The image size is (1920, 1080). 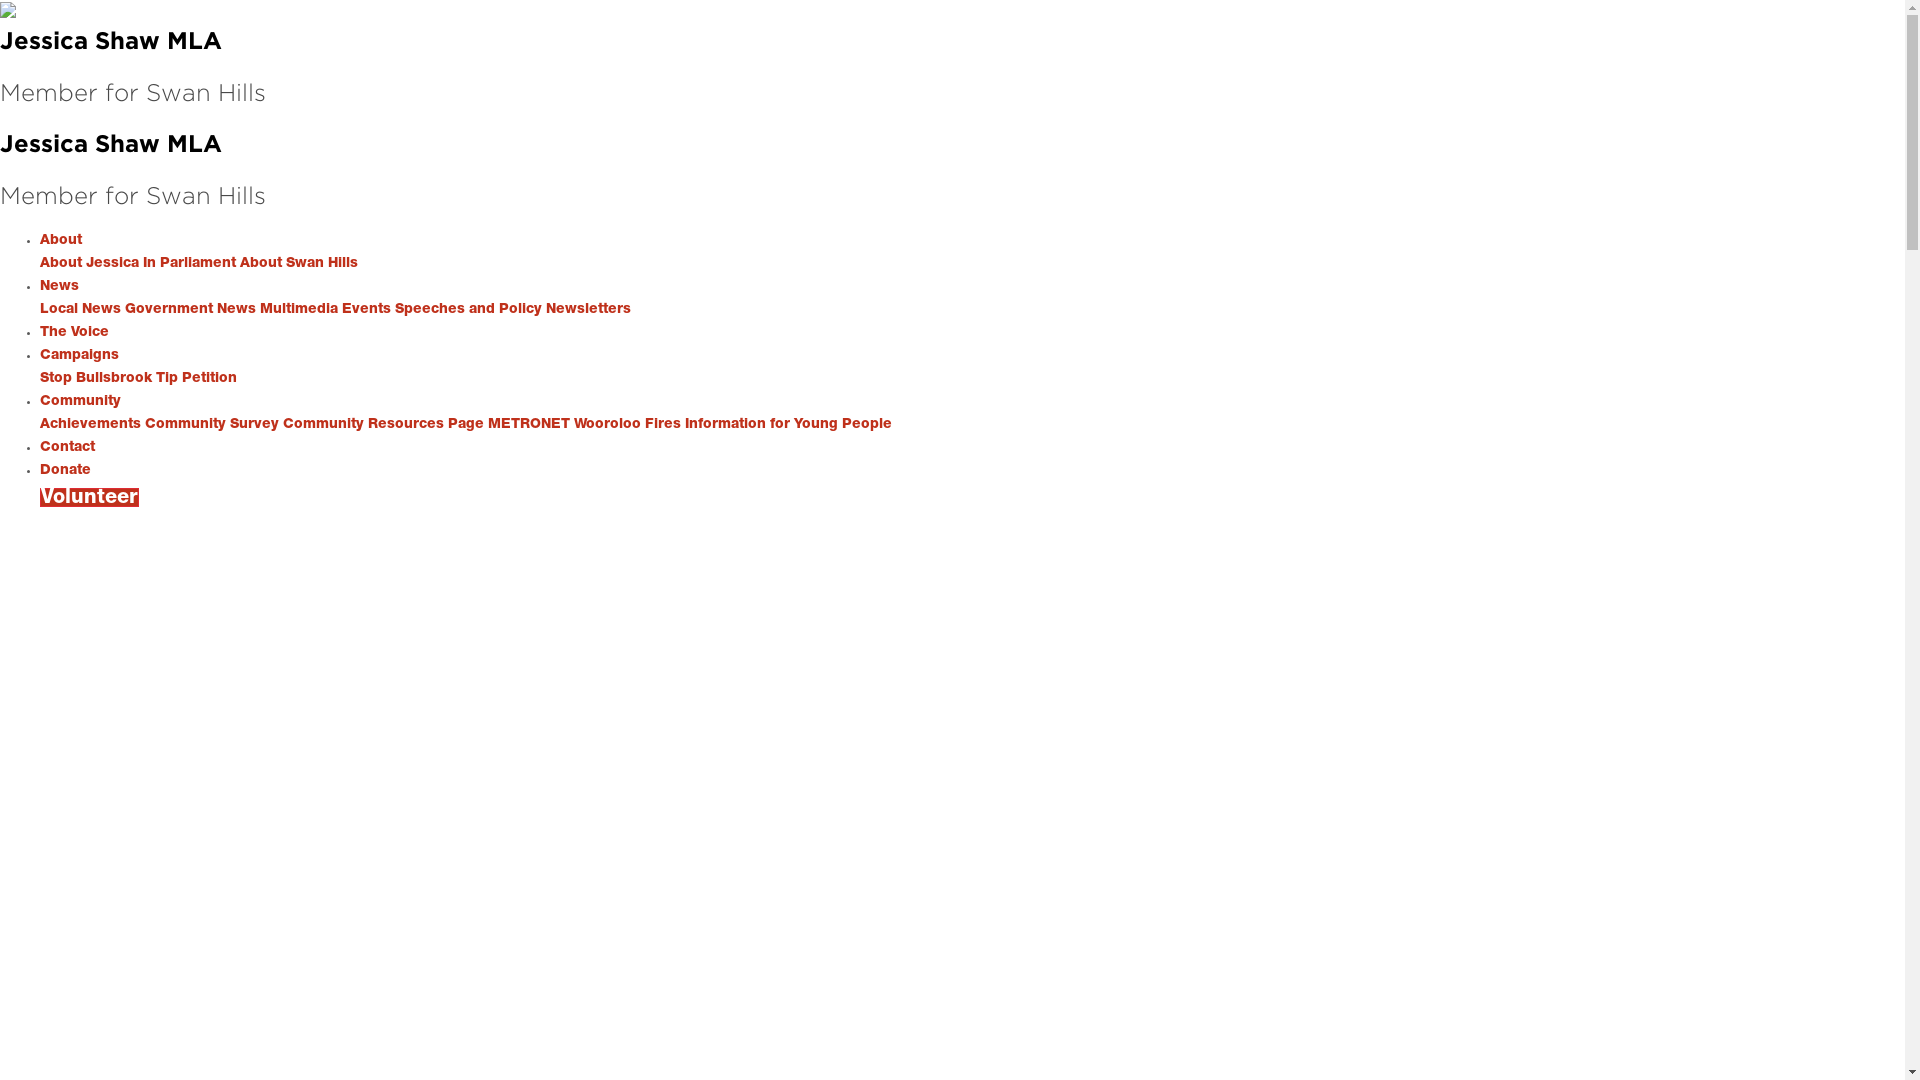 What do you see at coordinates (282, 423) in the screenshot?
I see `'Community Resources Page'` at bounding box center [282, 423].